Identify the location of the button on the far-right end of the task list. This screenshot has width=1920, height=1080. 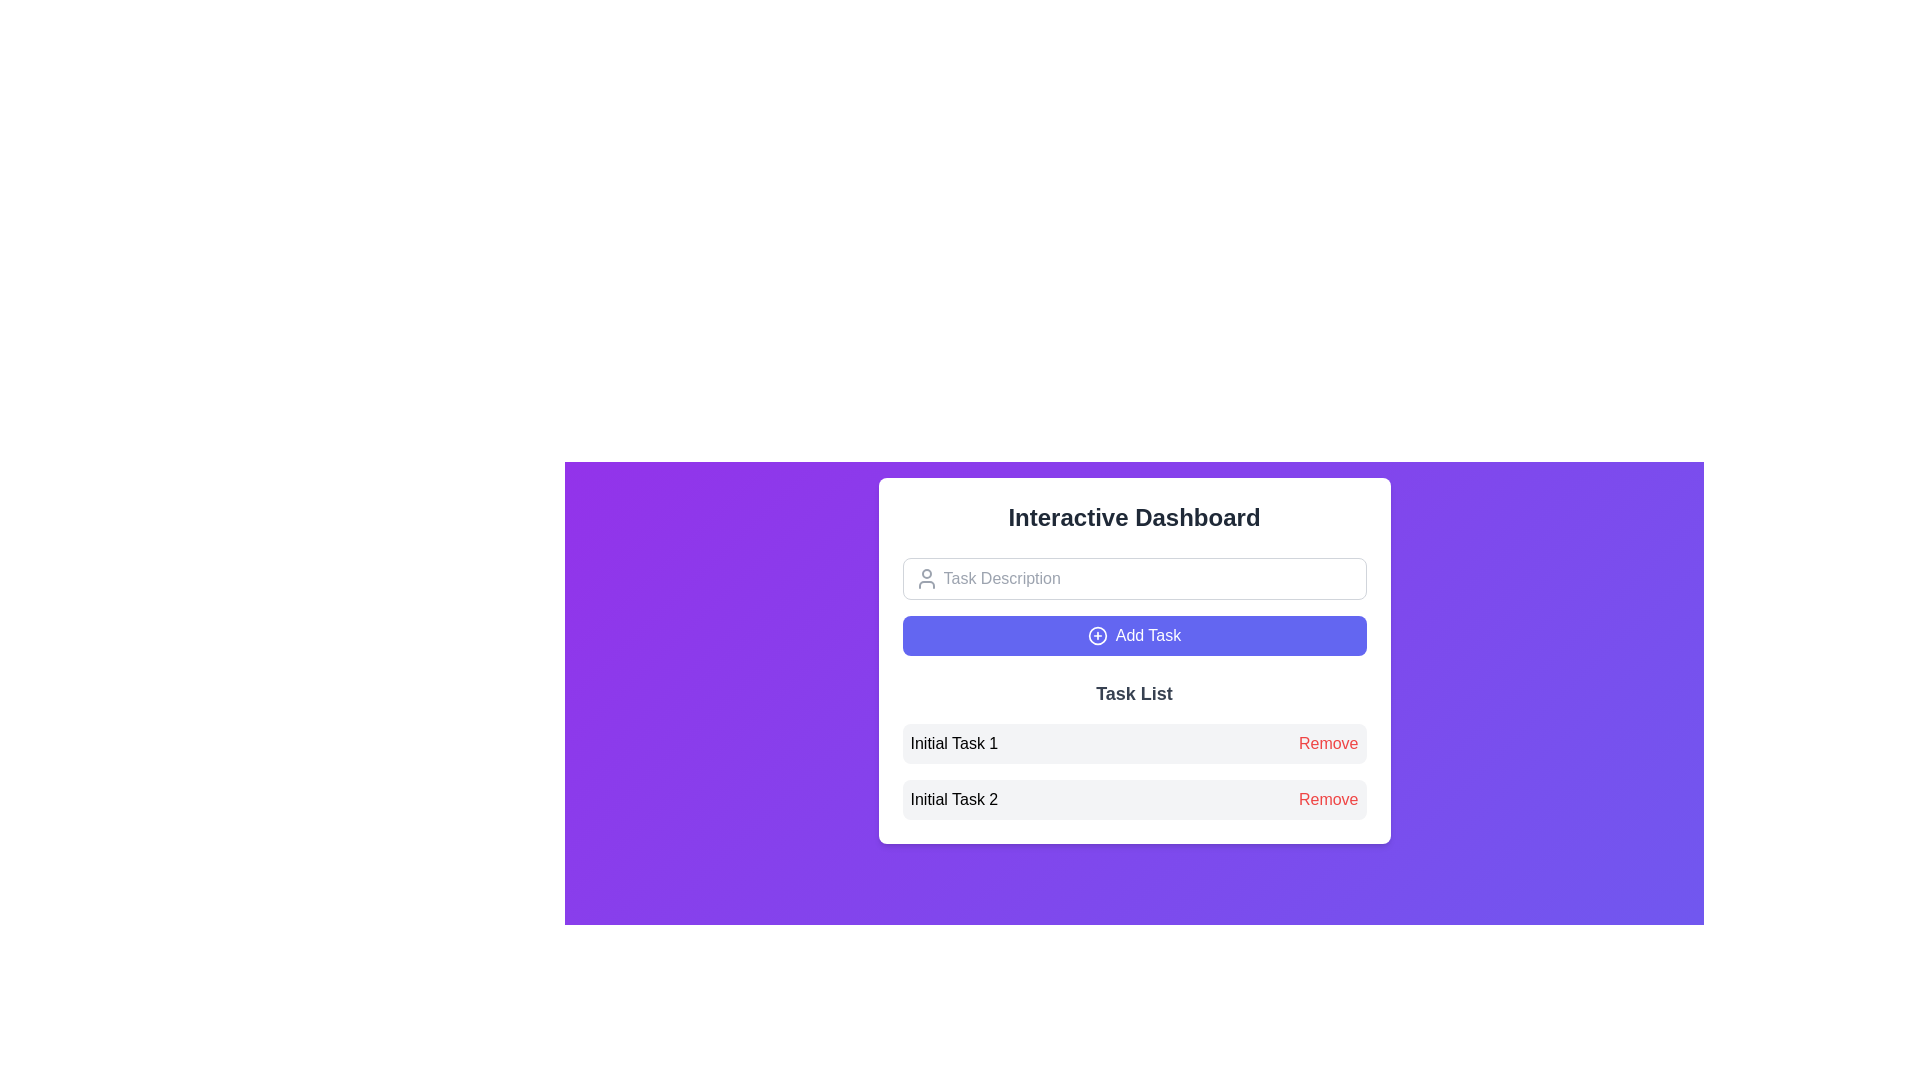
(1328, 744).